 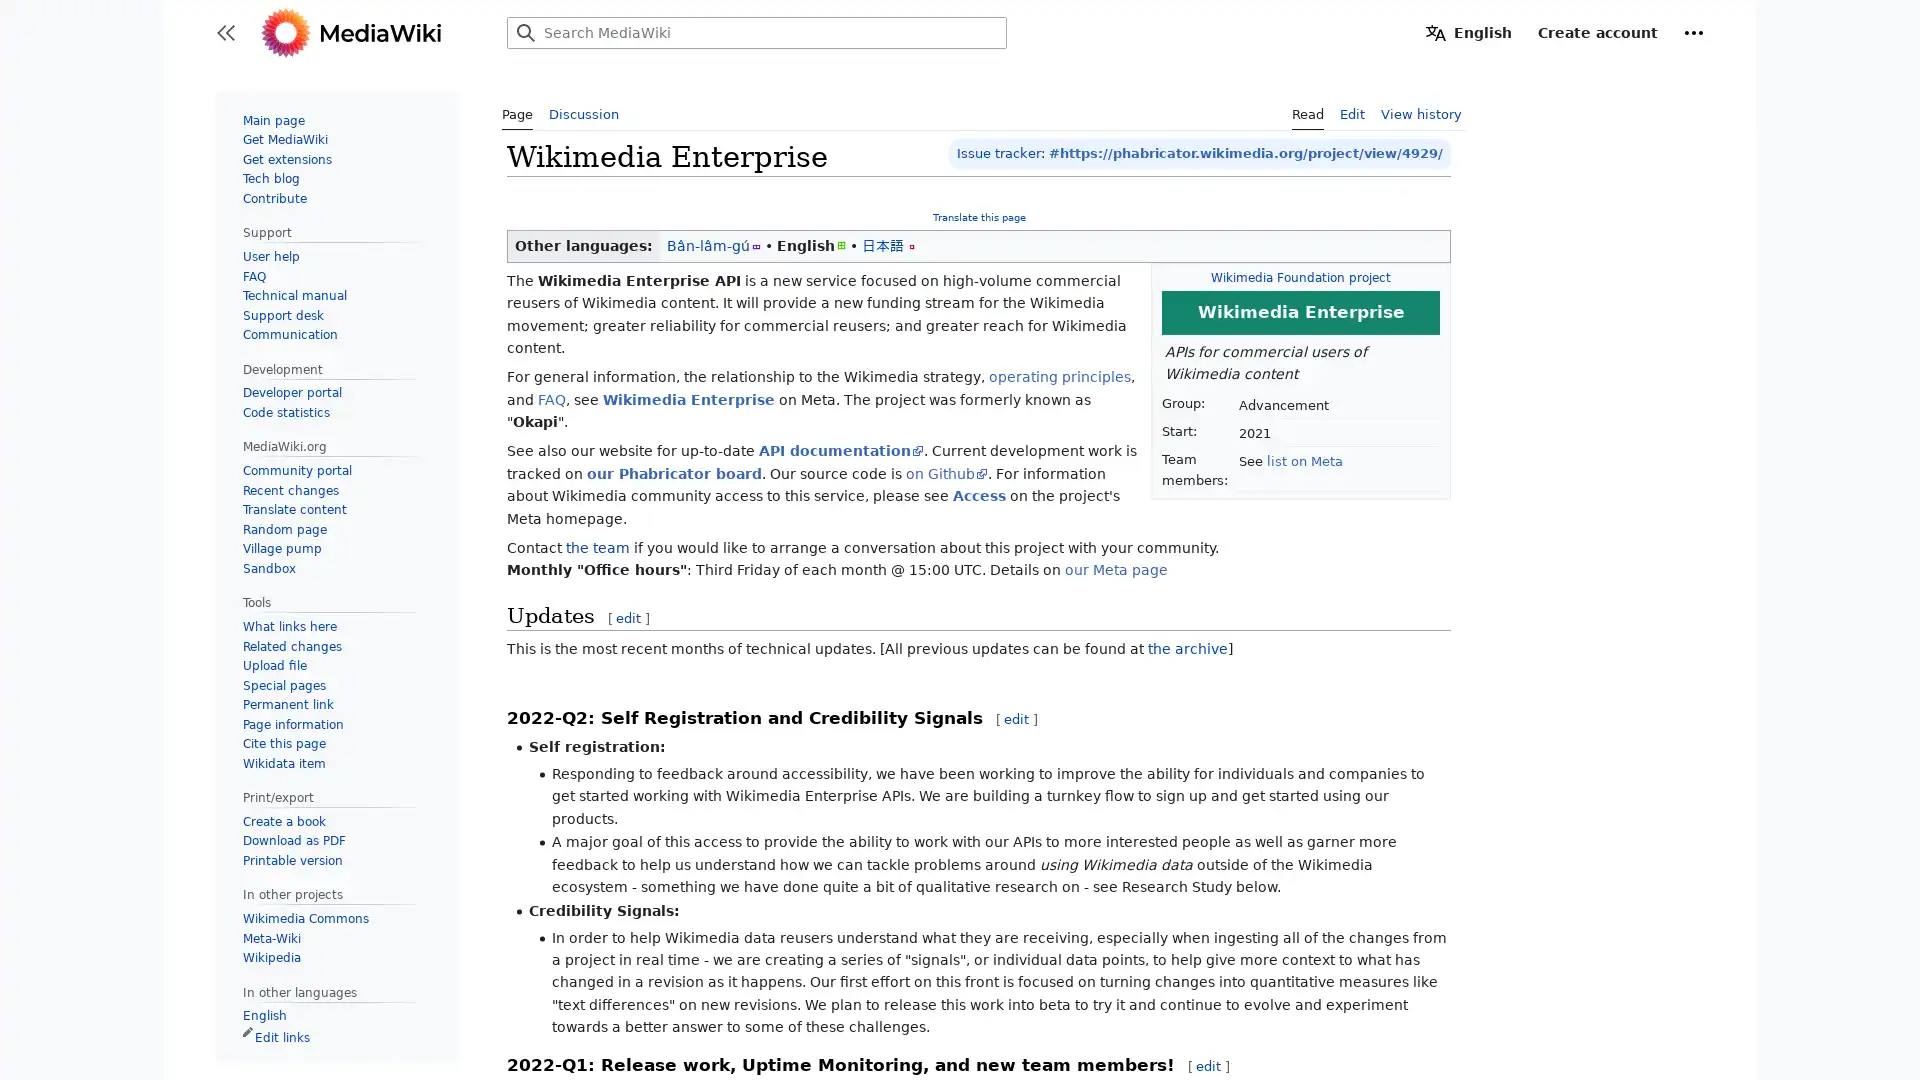 I want to click on Search, so click(x=526, y=33).